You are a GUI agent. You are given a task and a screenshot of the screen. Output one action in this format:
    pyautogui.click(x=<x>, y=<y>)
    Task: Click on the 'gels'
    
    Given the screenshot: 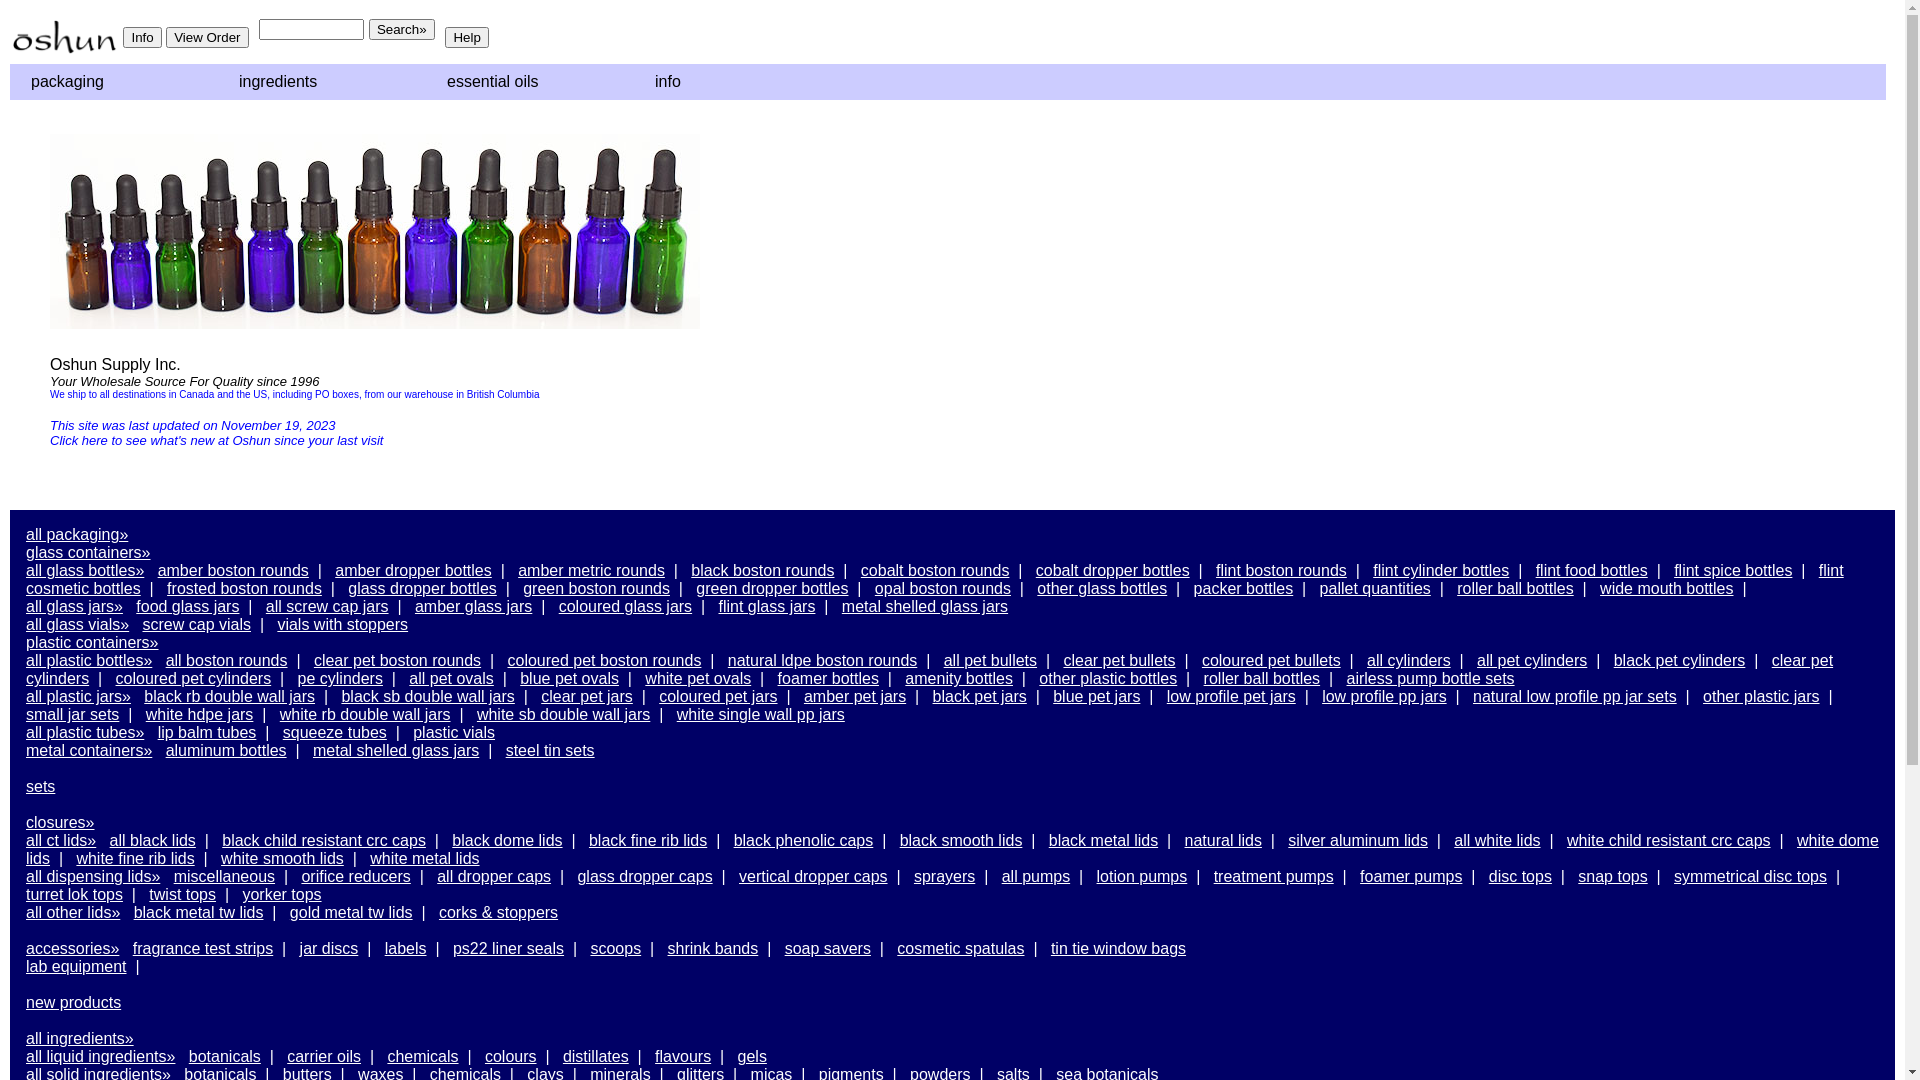 What is the action you would take?
    pyautogui.click(x=751, y=1055)
    